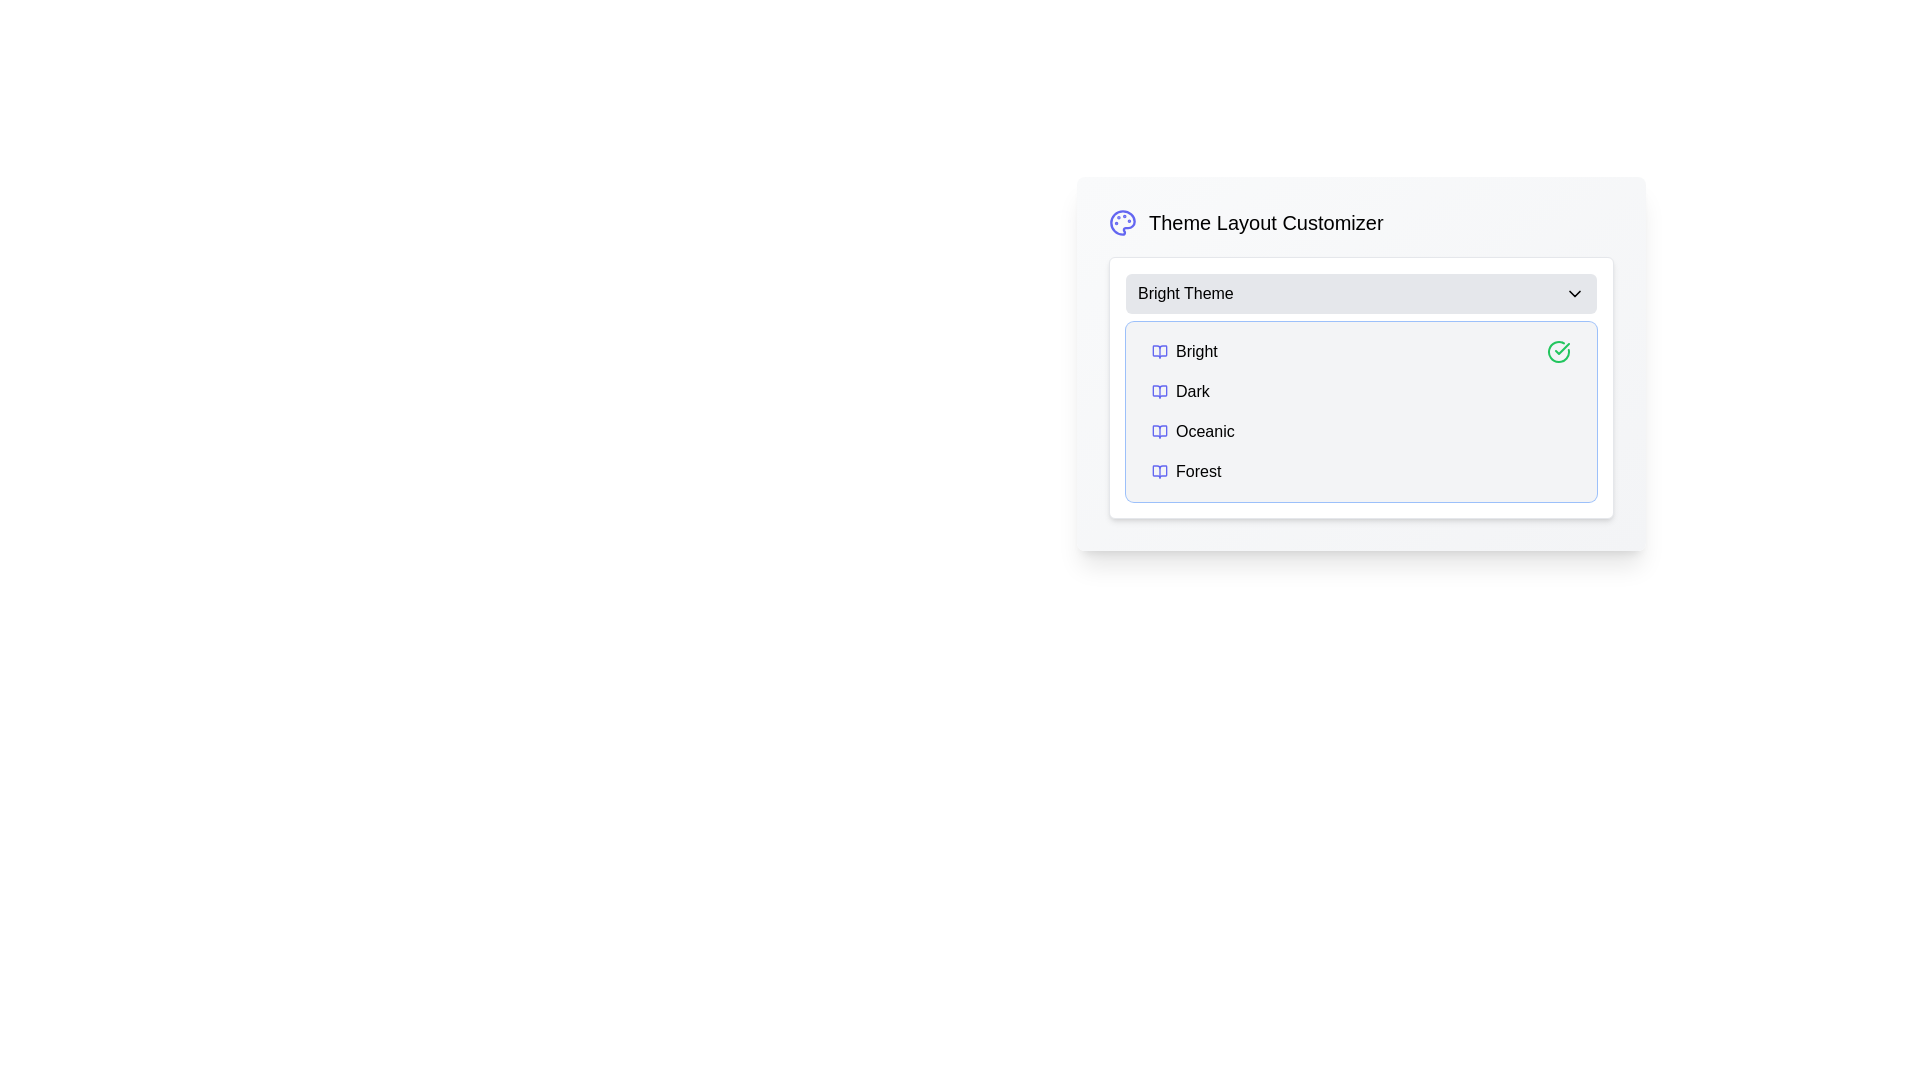 Image resolution: width=1920 pixels, height=1080 pixels. I want to click on the indigo open book icon located to the left of the 'Oceanic' text in the list item, so click(1160, 431).